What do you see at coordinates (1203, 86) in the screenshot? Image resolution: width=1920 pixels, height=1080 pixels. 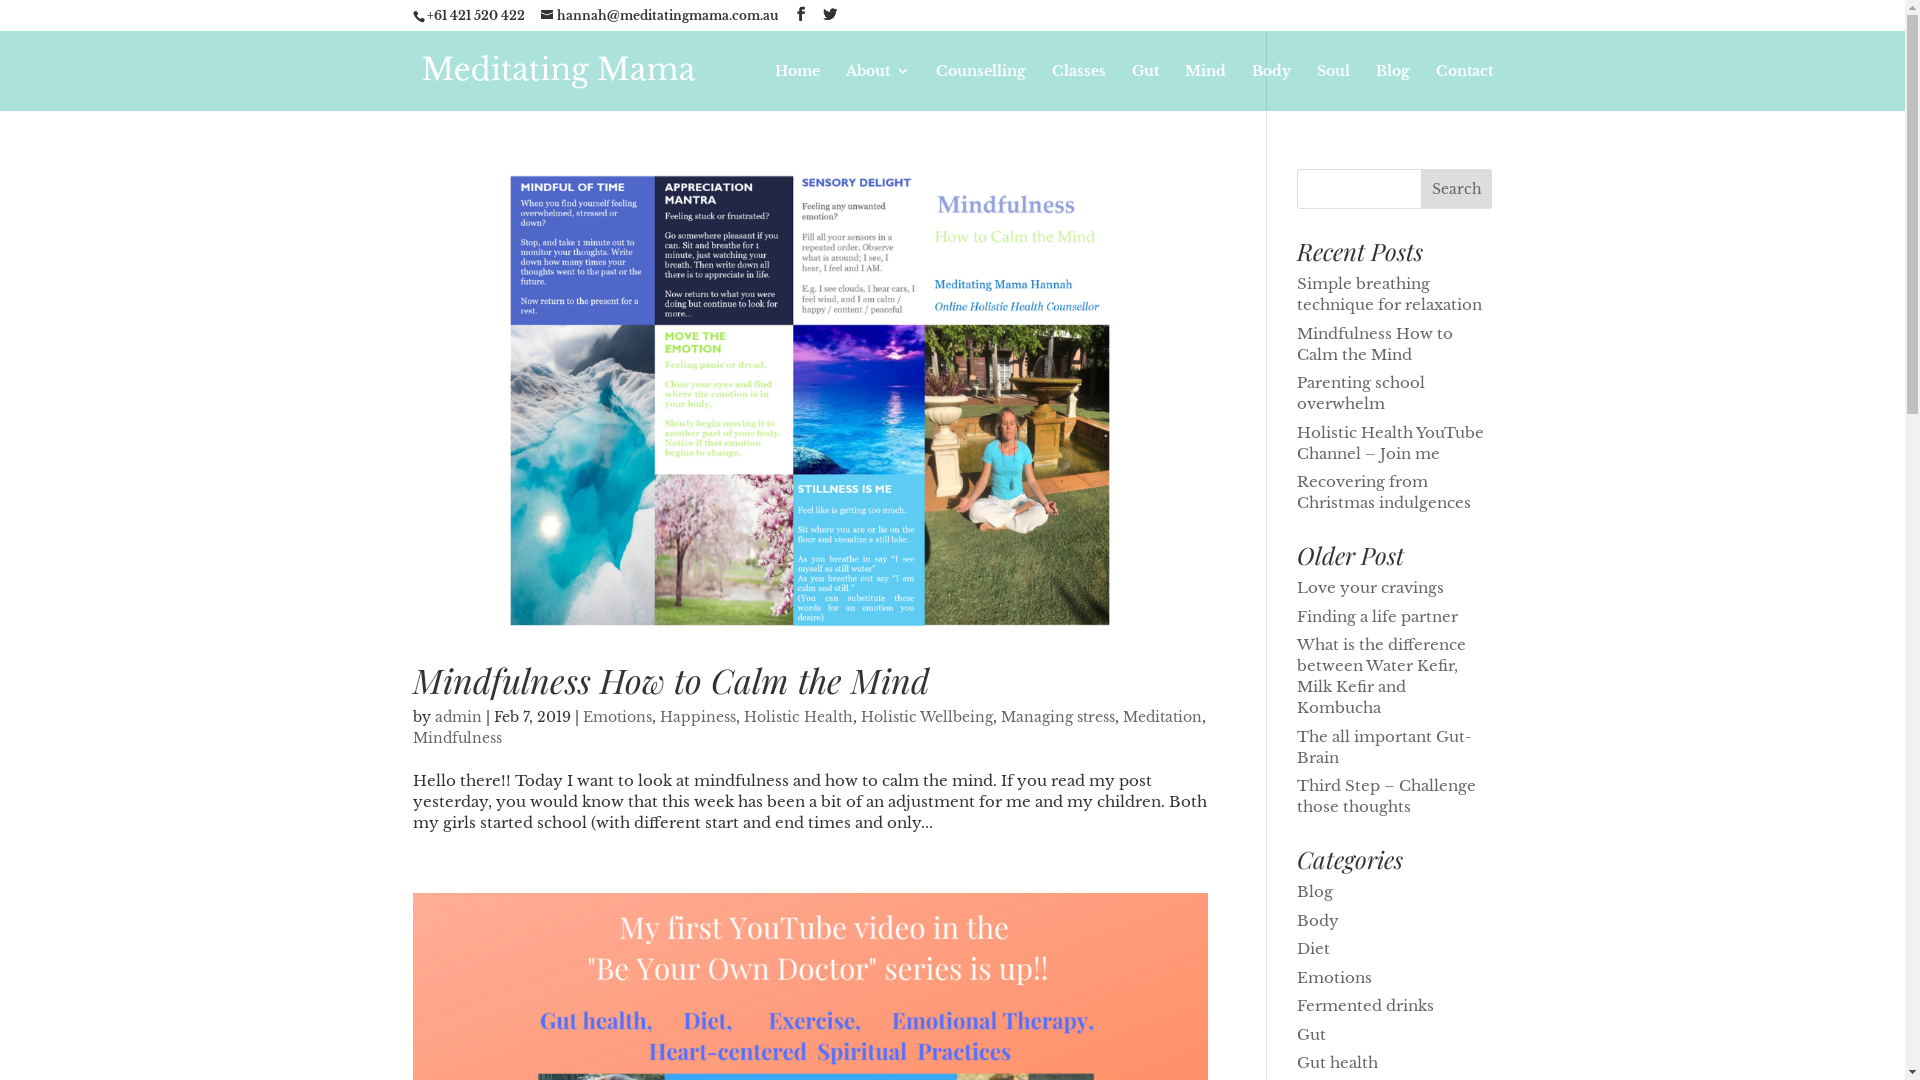 I see `'Mind'` at bounding box center [1203, 86].